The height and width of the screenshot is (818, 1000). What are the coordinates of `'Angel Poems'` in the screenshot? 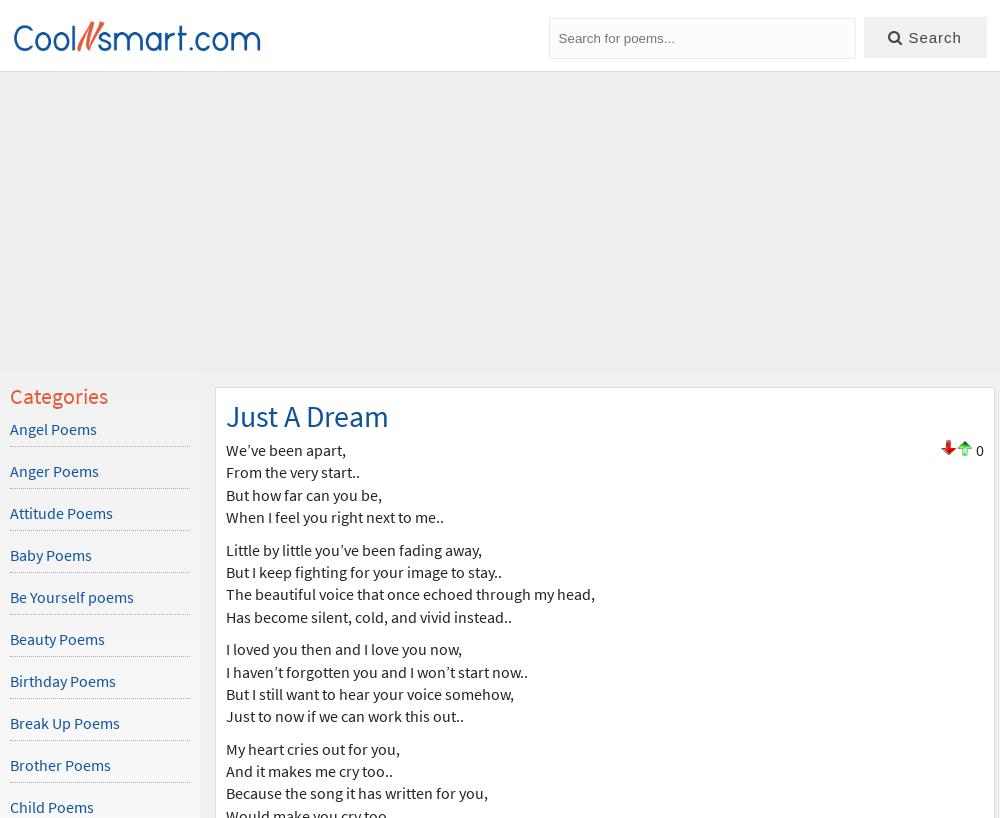 It's located at (53, 427).